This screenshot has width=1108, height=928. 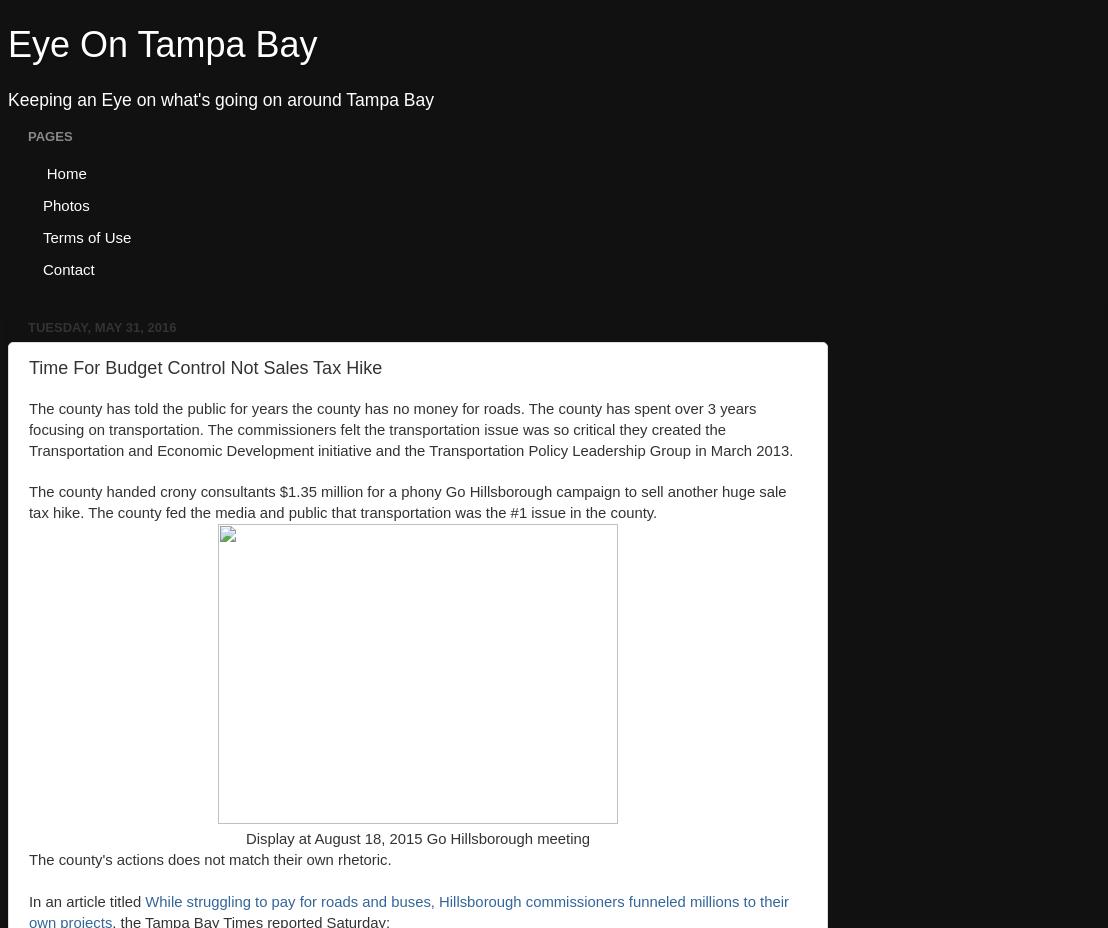 I want to click on 'Display at August 18, 2015 Go Hillsborough meeting', so click(x=416, y=839).